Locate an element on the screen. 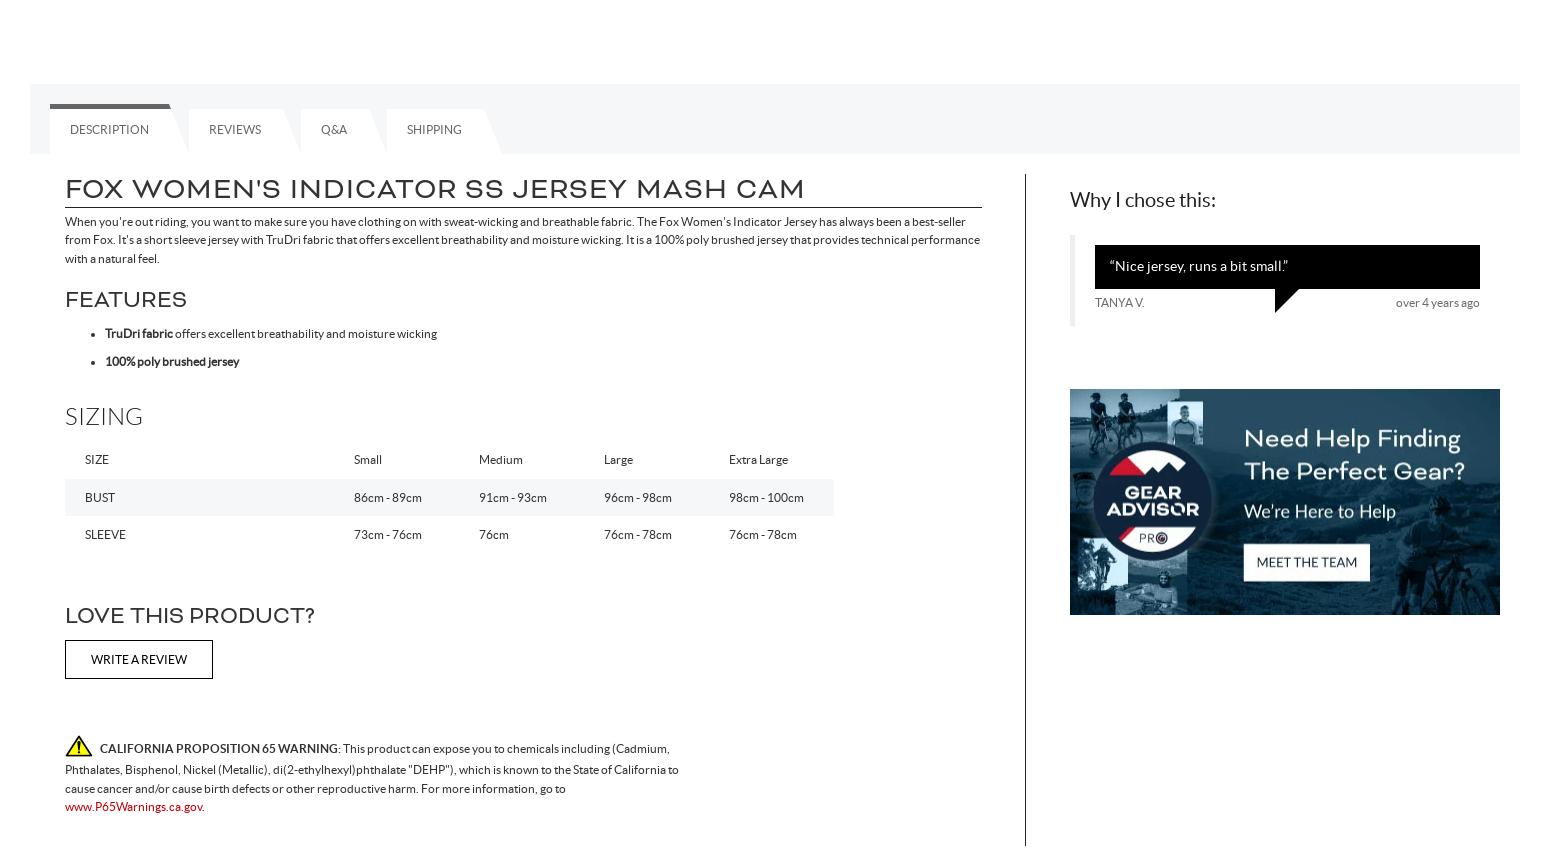 The width and height of the screenshot is (1550, 855). 'Sizing' is located at coordinates (104, 415).